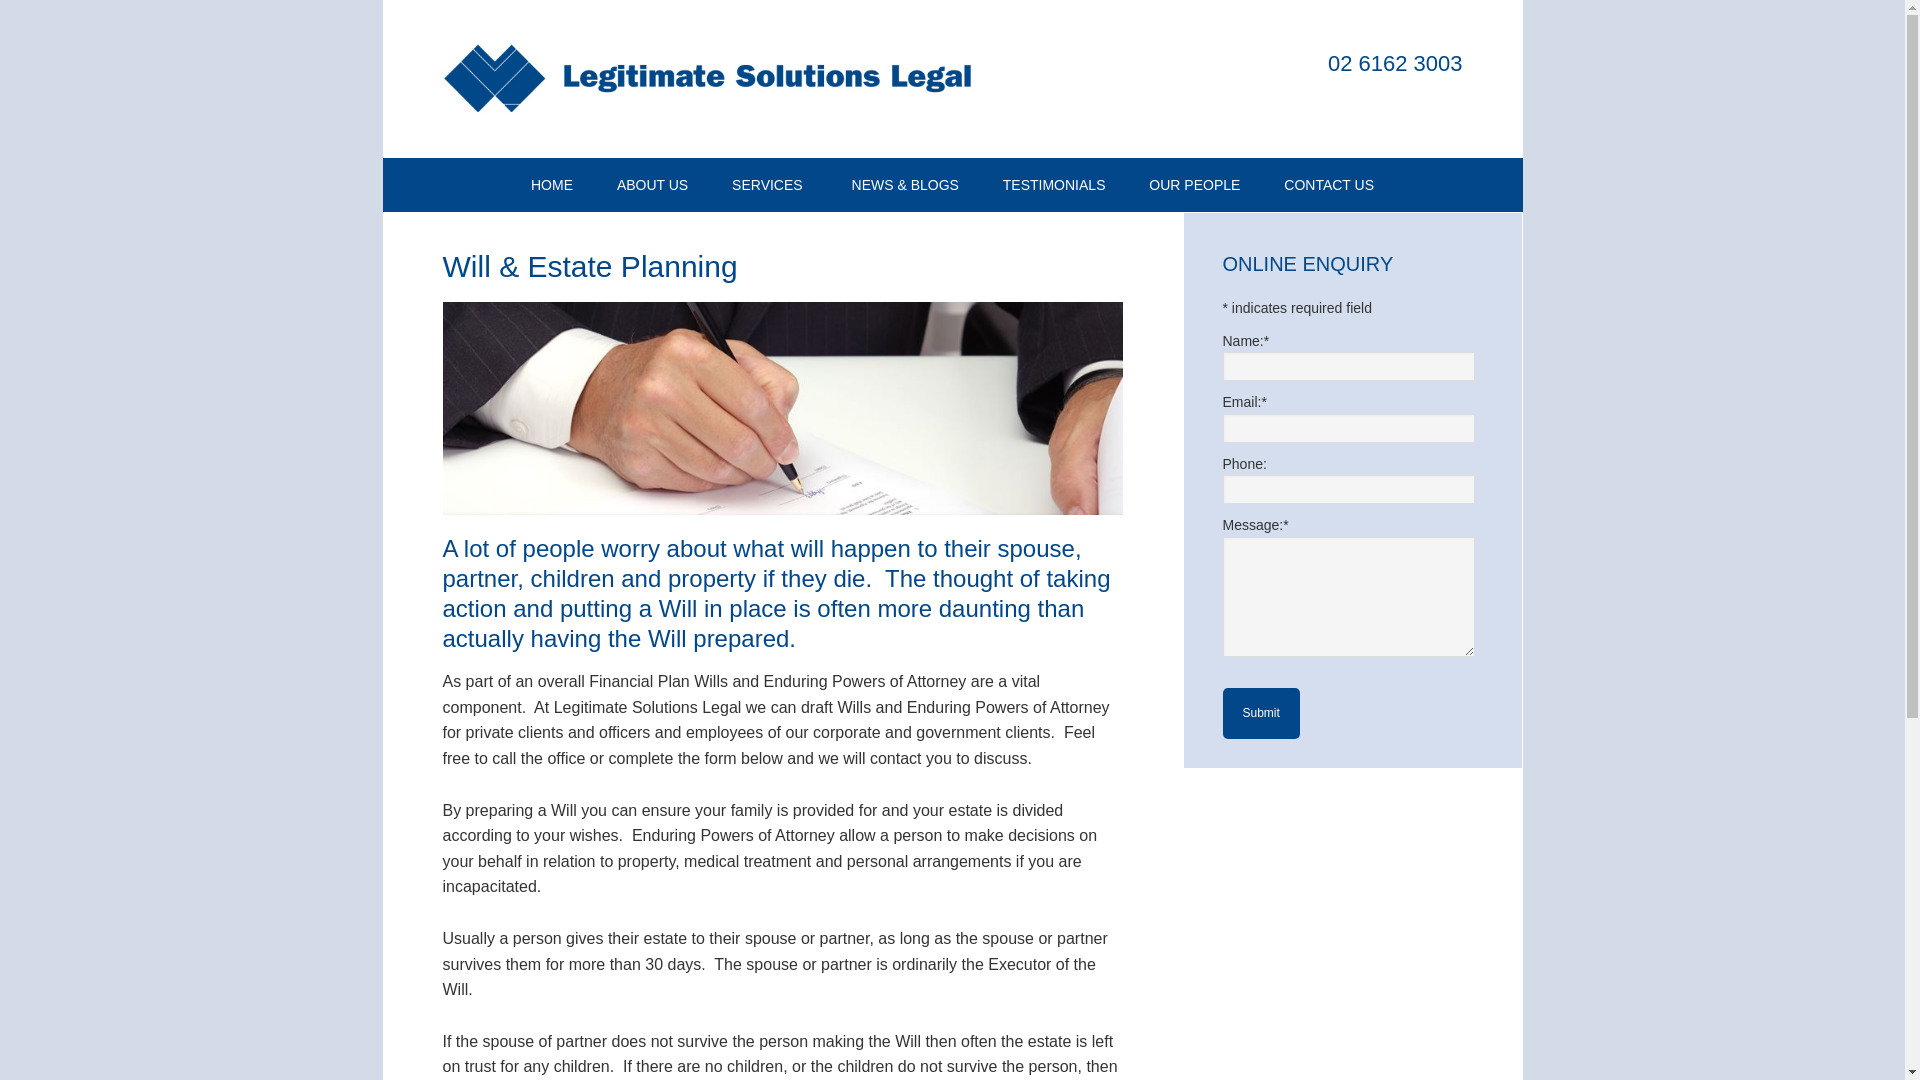  Describe the element at coordinates (1194, 185) in the screenshot. I see `'OUR PEOPLE'` at that location.